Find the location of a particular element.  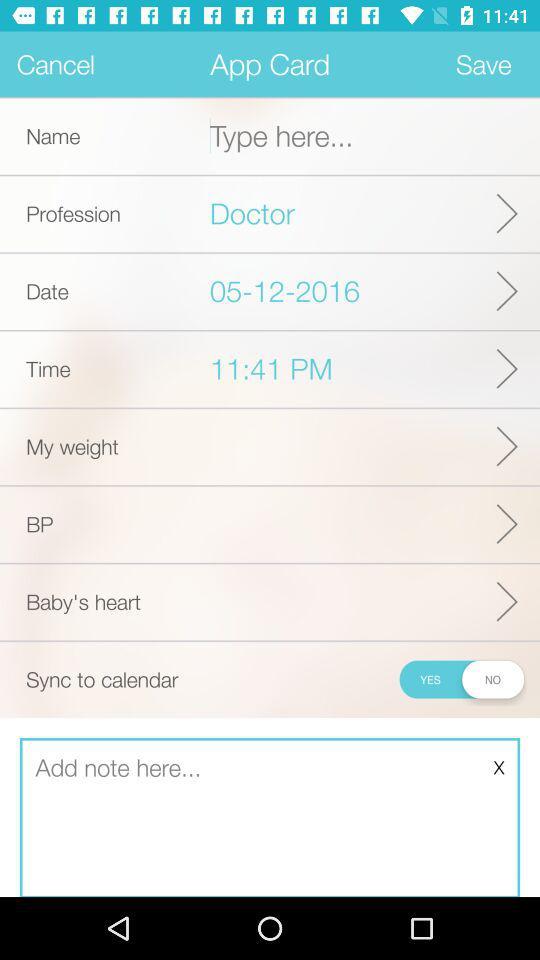

blank for writting name is located at coordinates (374, 134).